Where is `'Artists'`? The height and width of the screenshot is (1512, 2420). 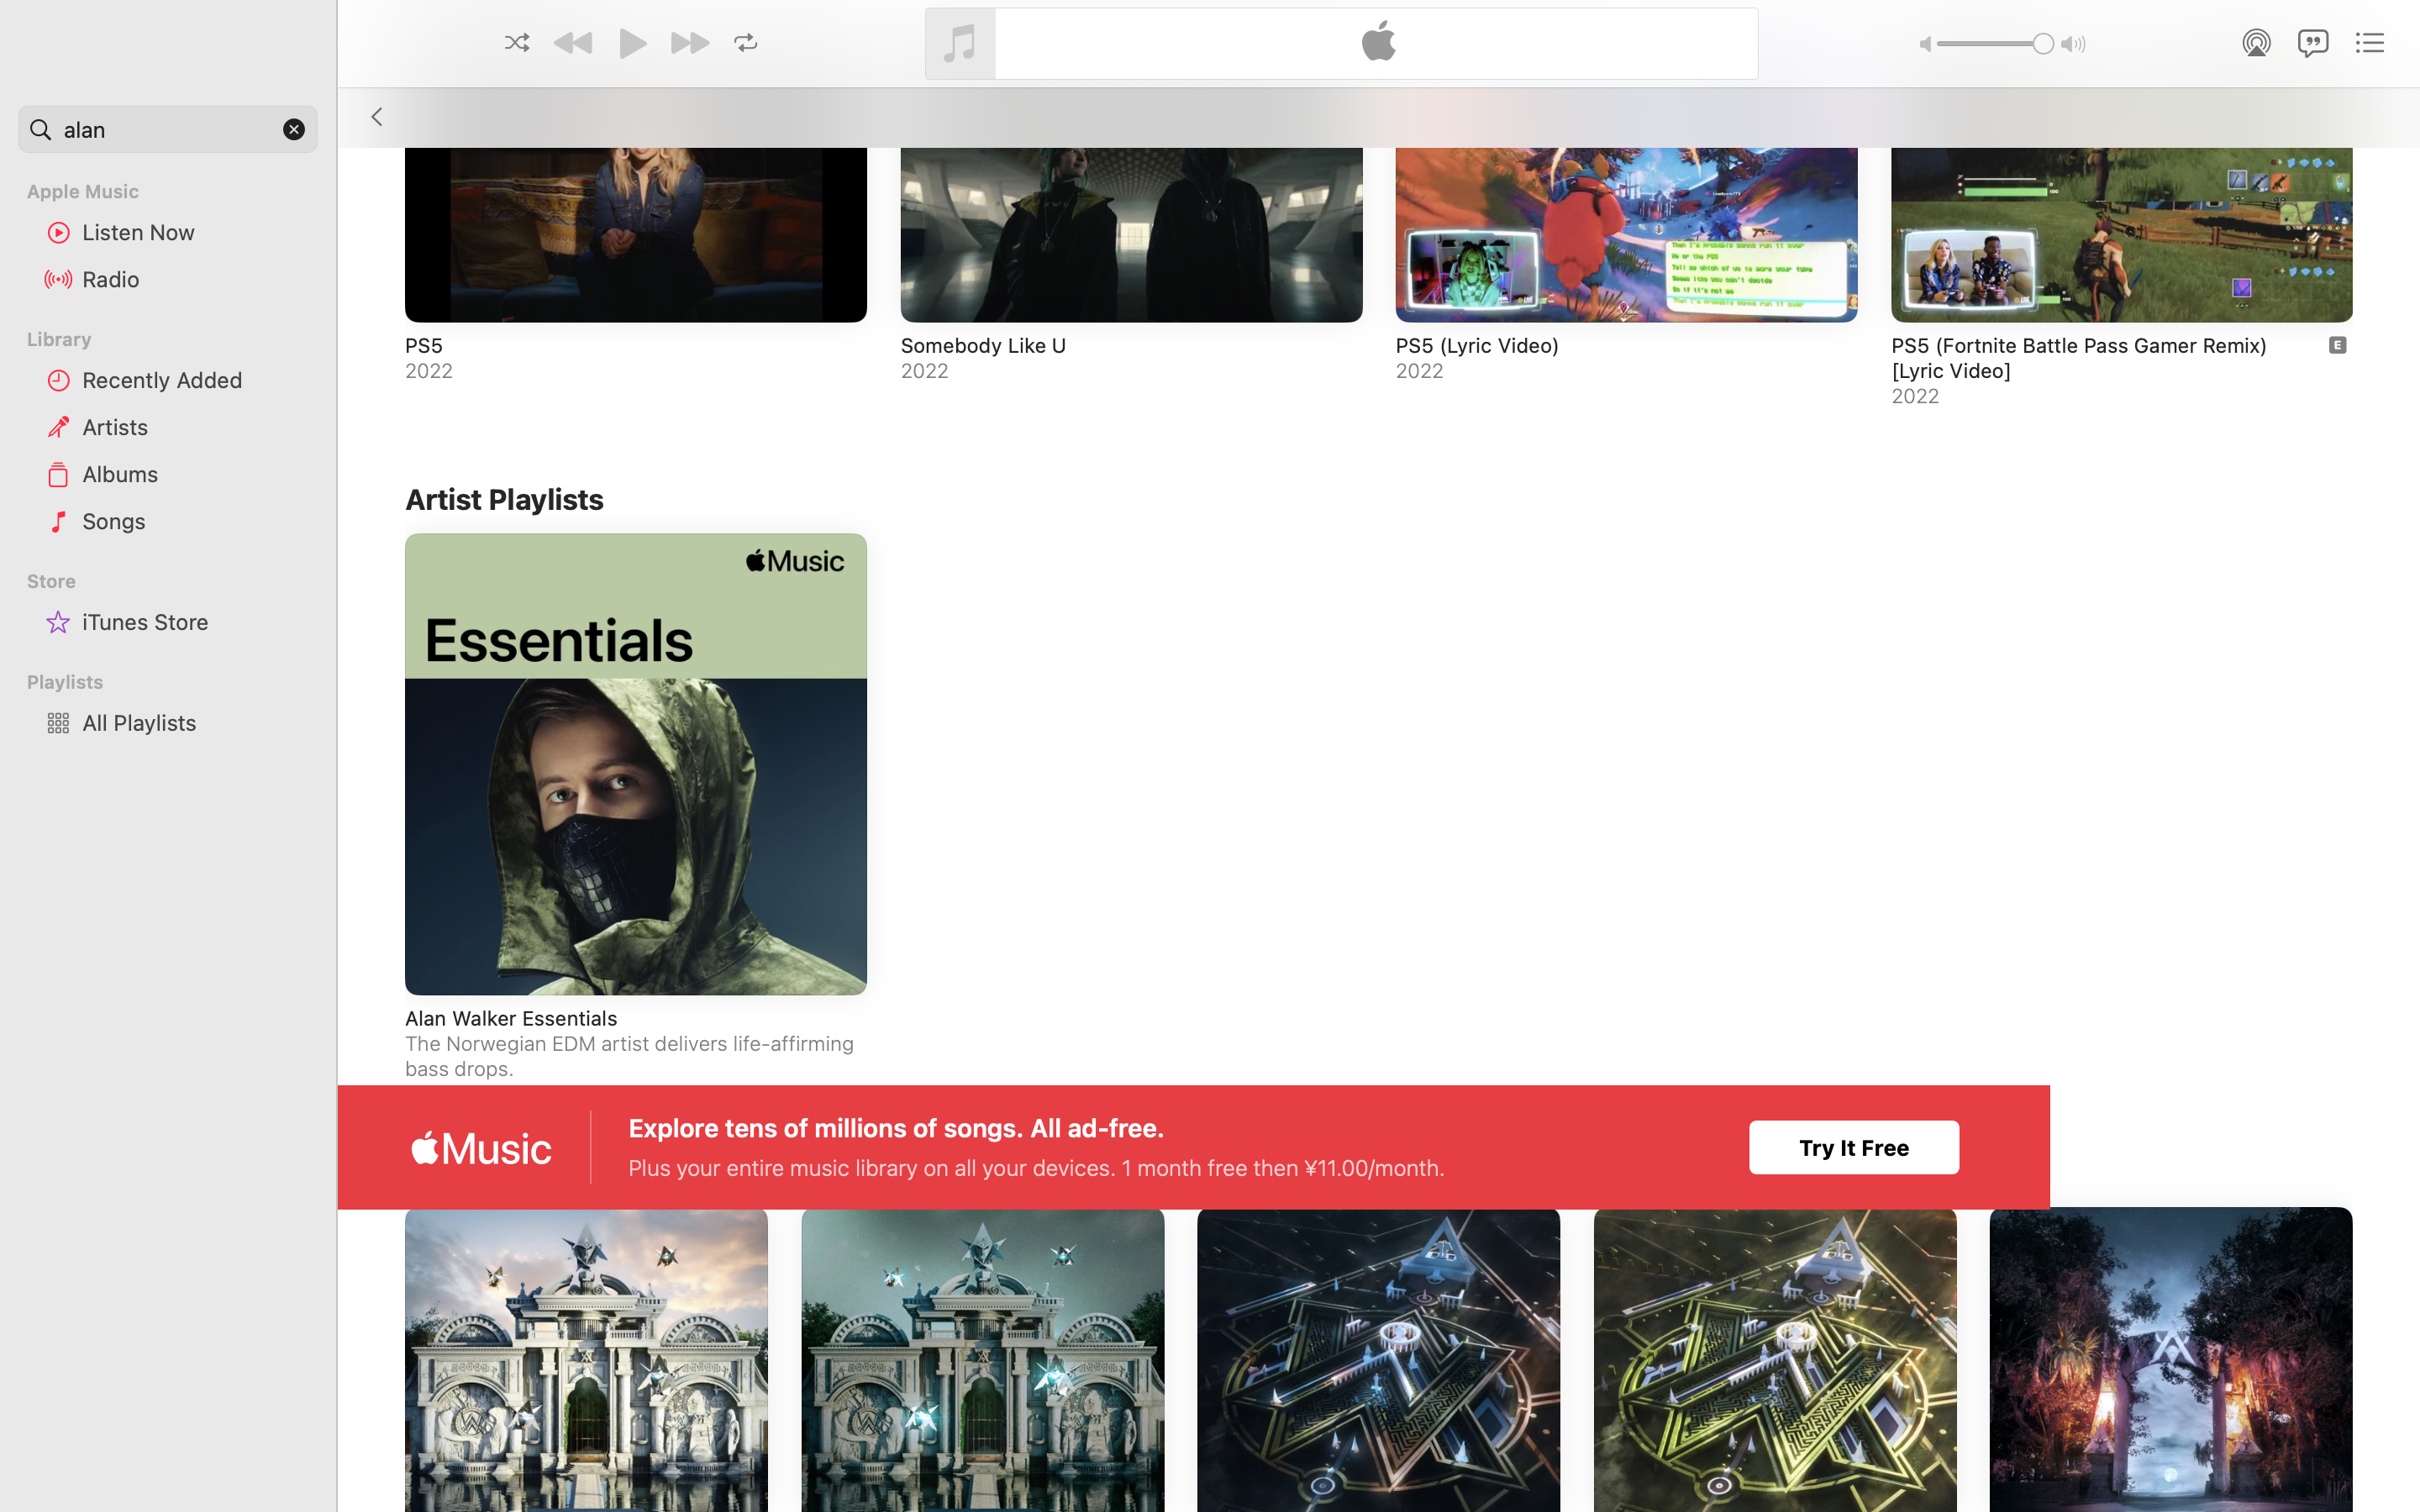 'Artists' is located at coordinates (192, 425).